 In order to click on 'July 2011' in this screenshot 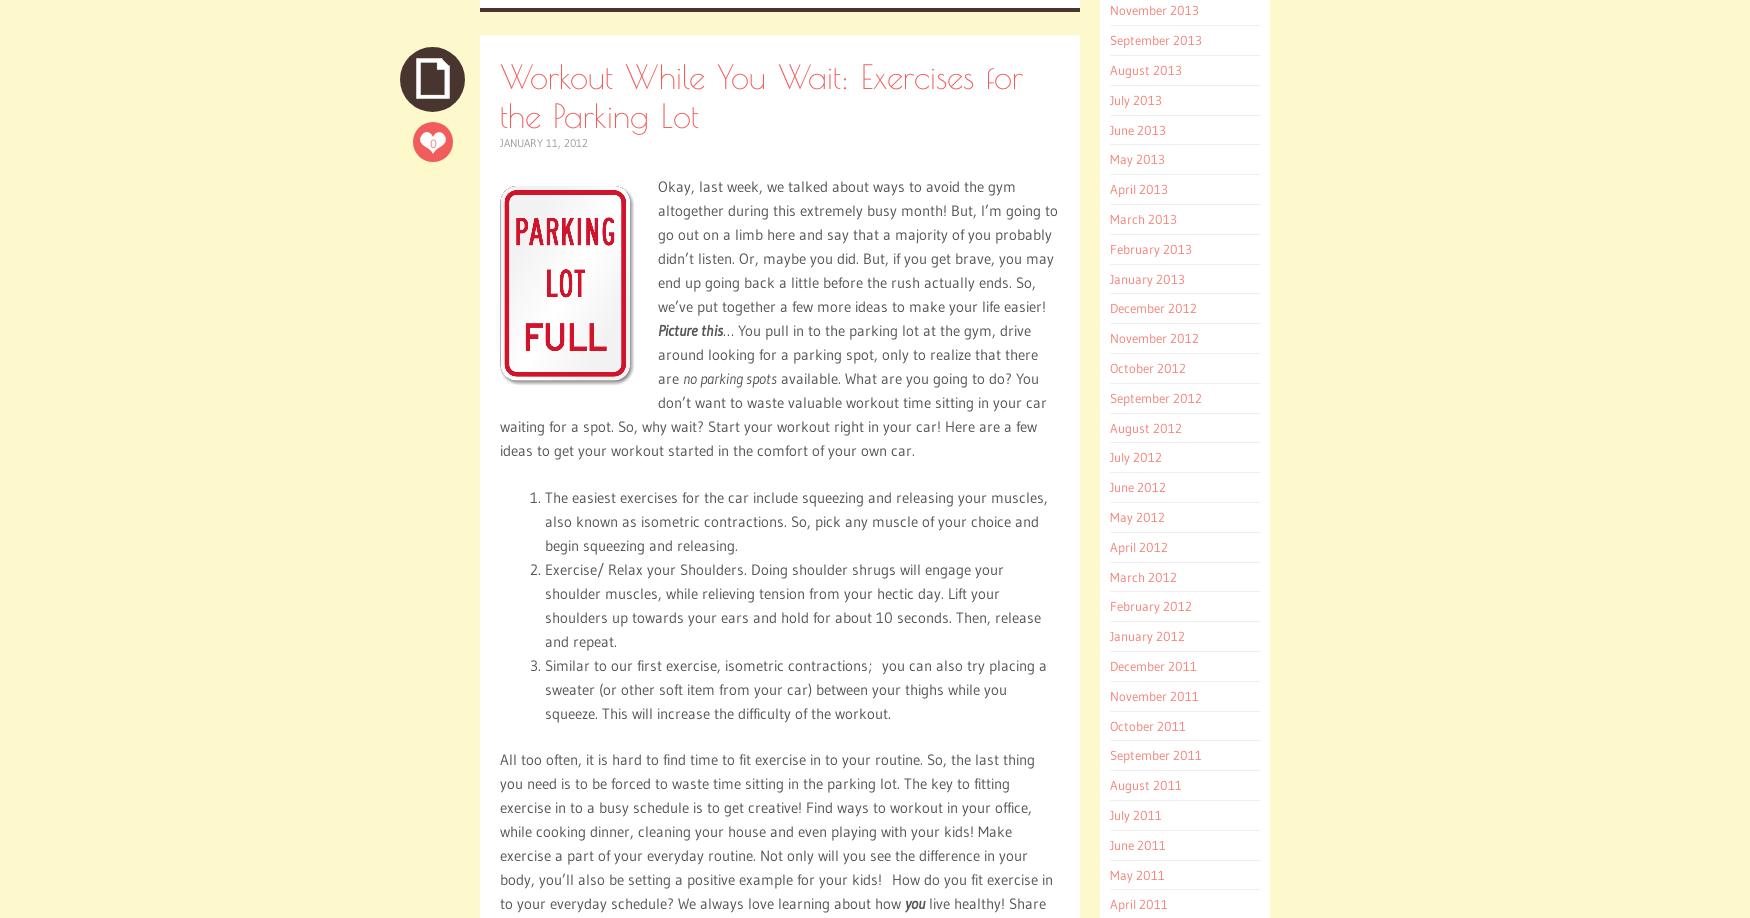, I will do `click(1134, 813)`.